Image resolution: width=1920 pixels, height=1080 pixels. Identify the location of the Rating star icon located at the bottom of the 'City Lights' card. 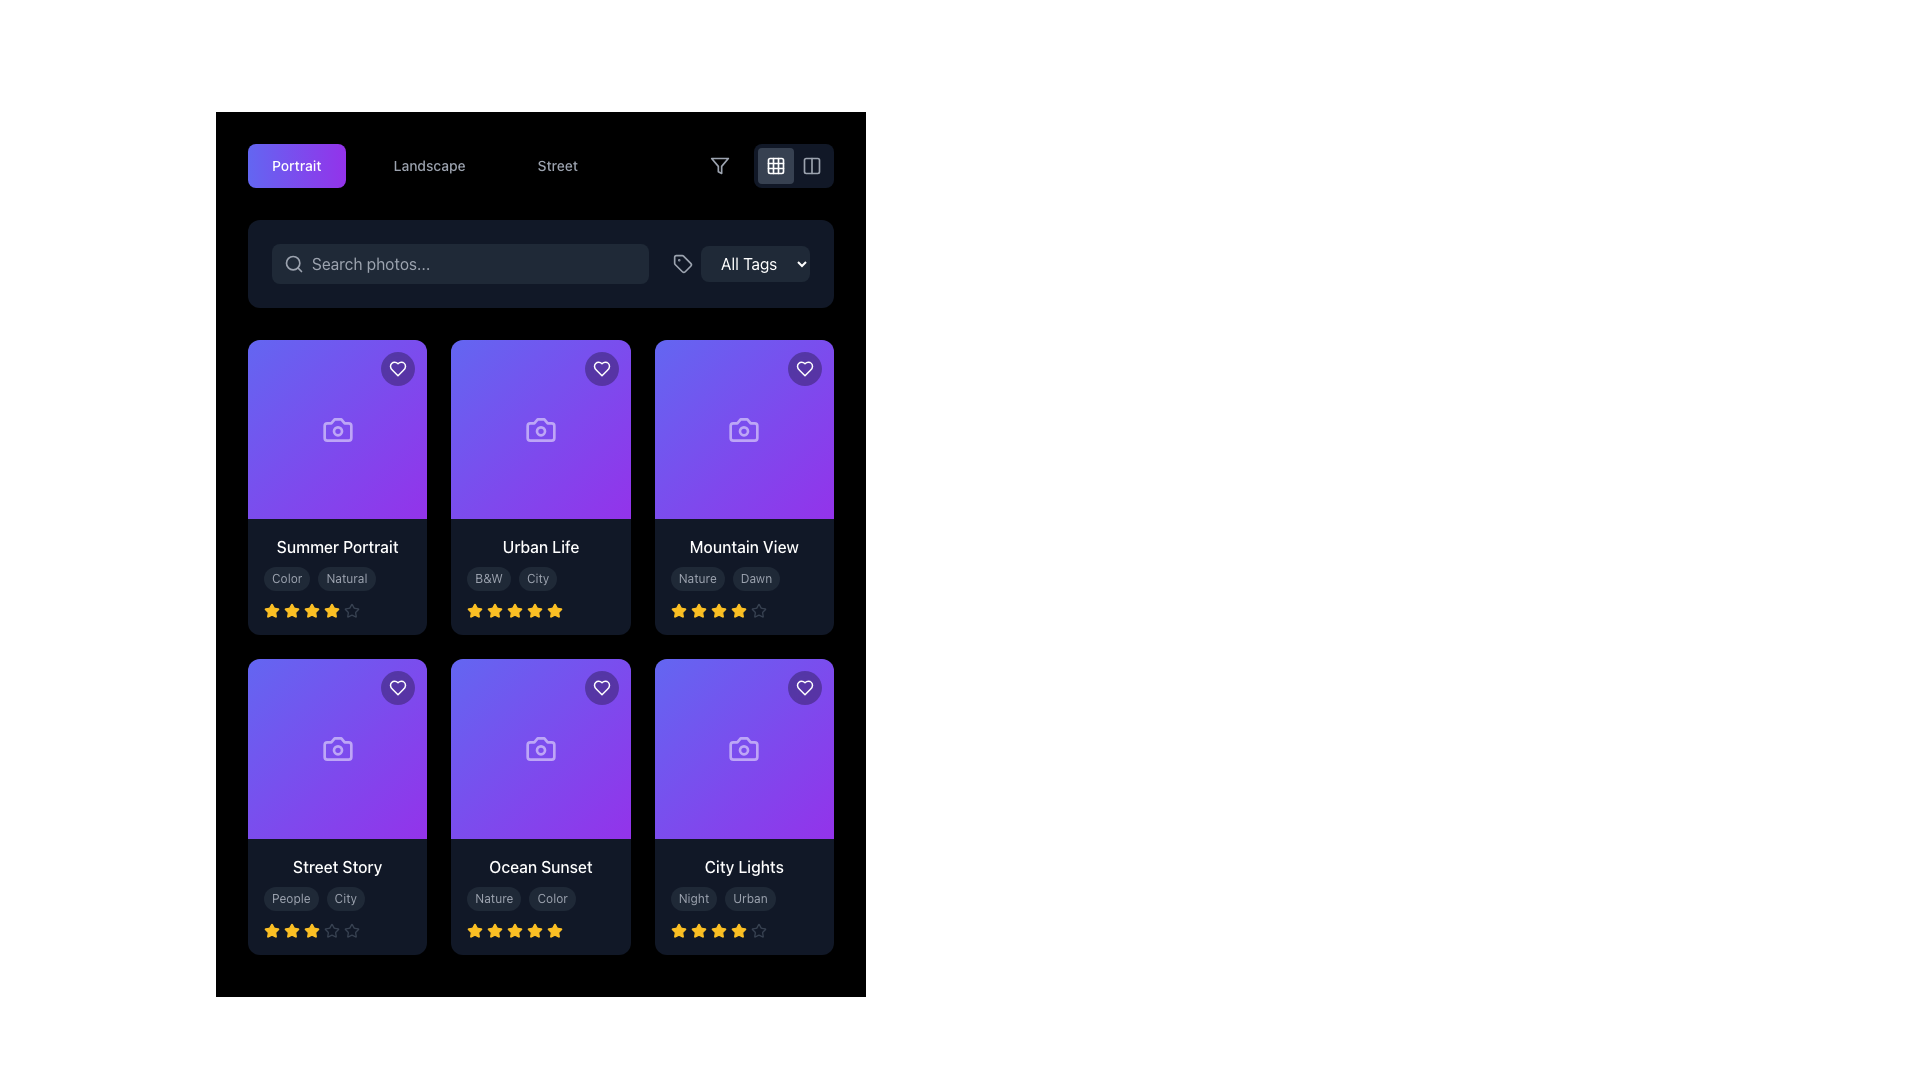
(678, 930).